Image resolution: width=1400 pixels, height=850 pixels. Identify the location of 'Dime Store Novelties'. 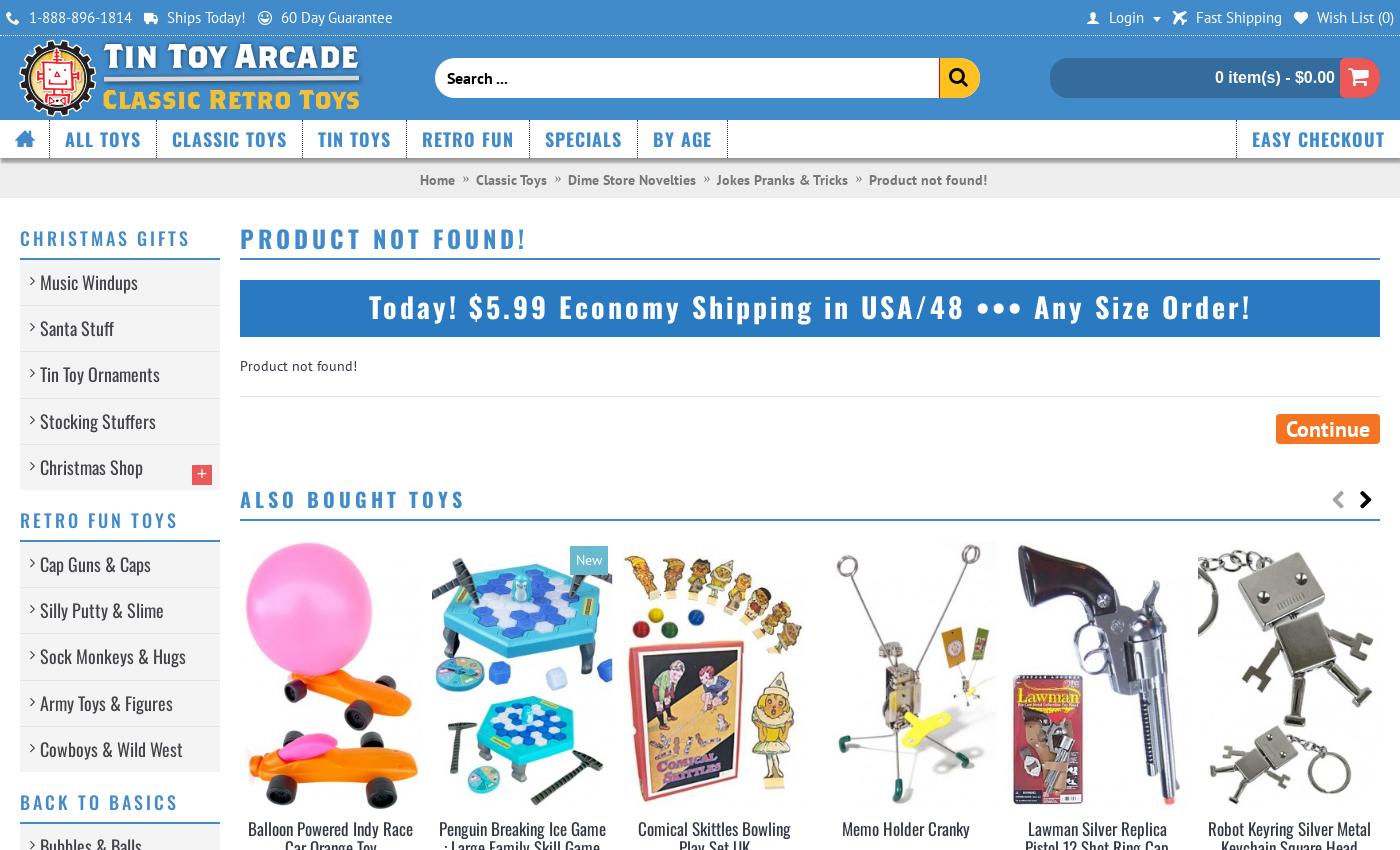
(630, 178).